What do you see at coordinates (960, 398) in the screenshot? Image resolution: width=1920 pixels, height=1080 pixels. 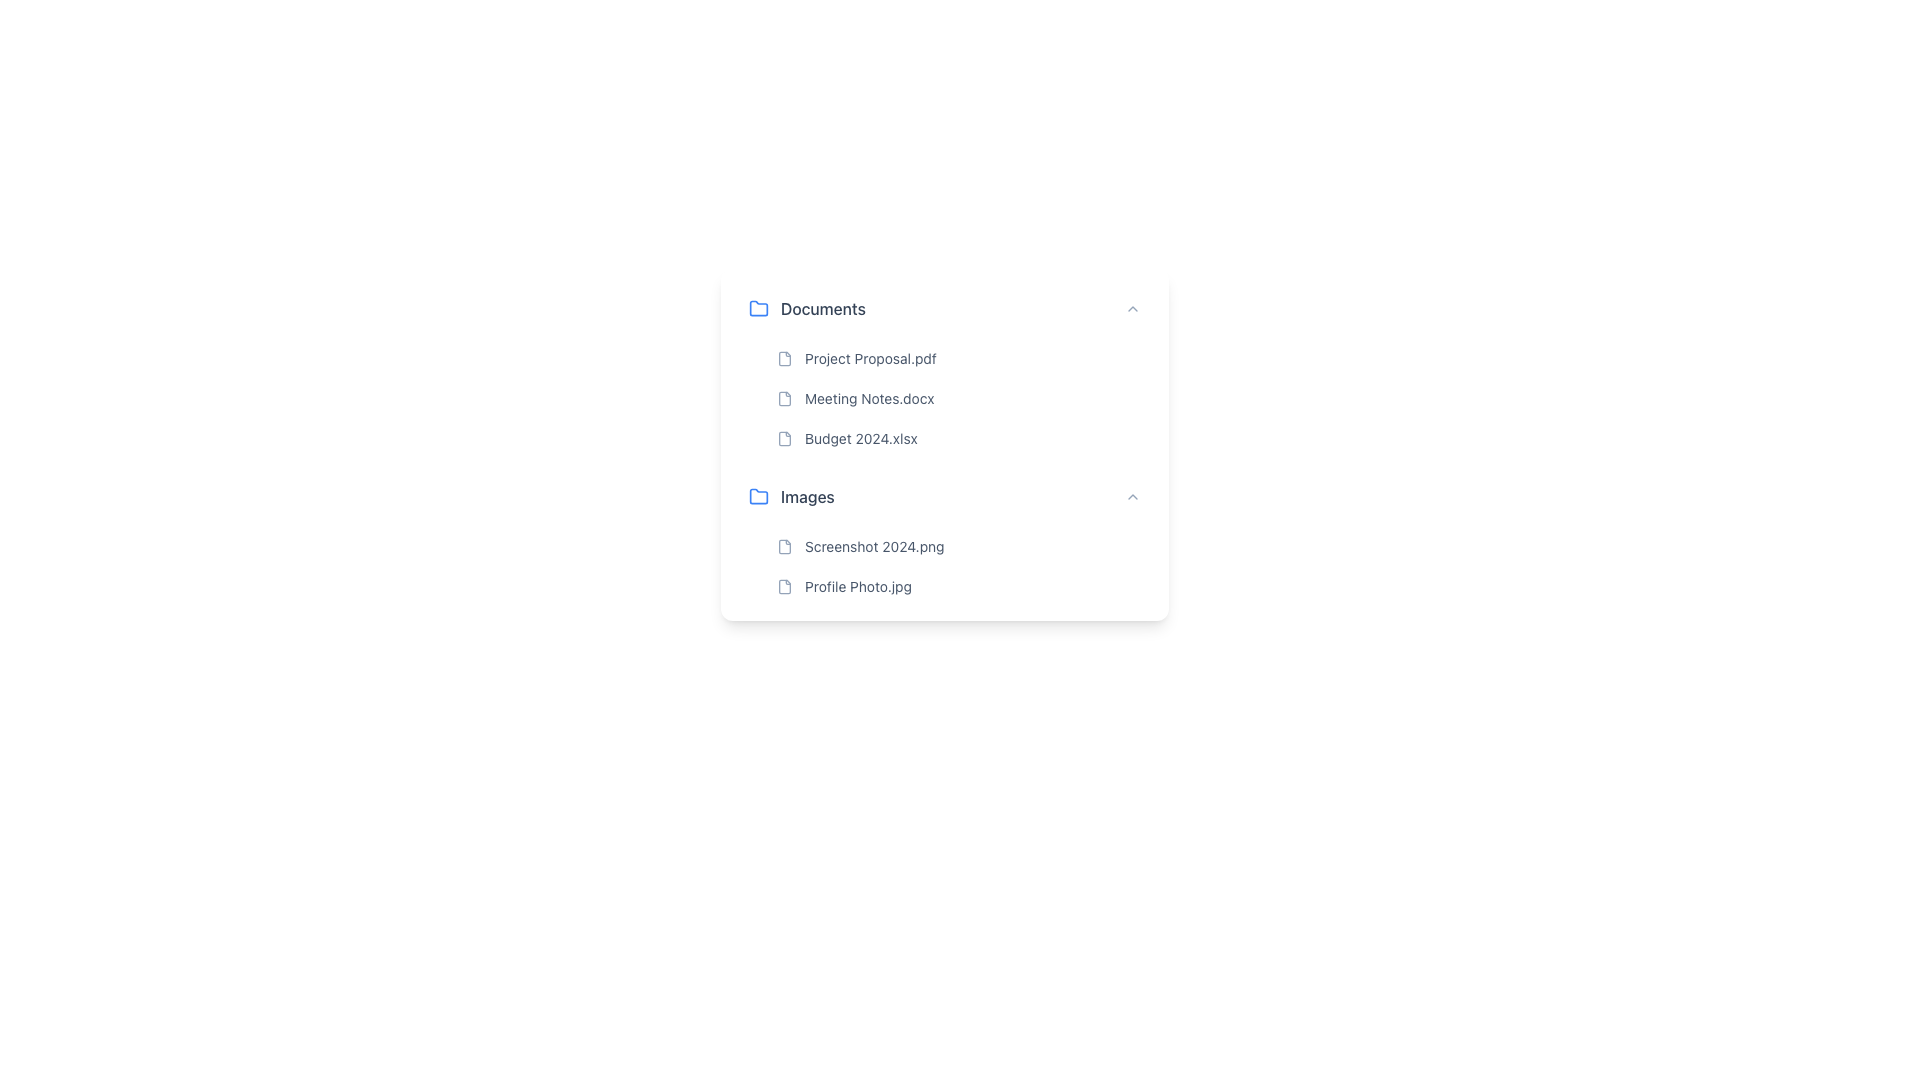 I see `the selectable file entry named 'Meeting Notes.docx'` at bounding box center [960, 398].